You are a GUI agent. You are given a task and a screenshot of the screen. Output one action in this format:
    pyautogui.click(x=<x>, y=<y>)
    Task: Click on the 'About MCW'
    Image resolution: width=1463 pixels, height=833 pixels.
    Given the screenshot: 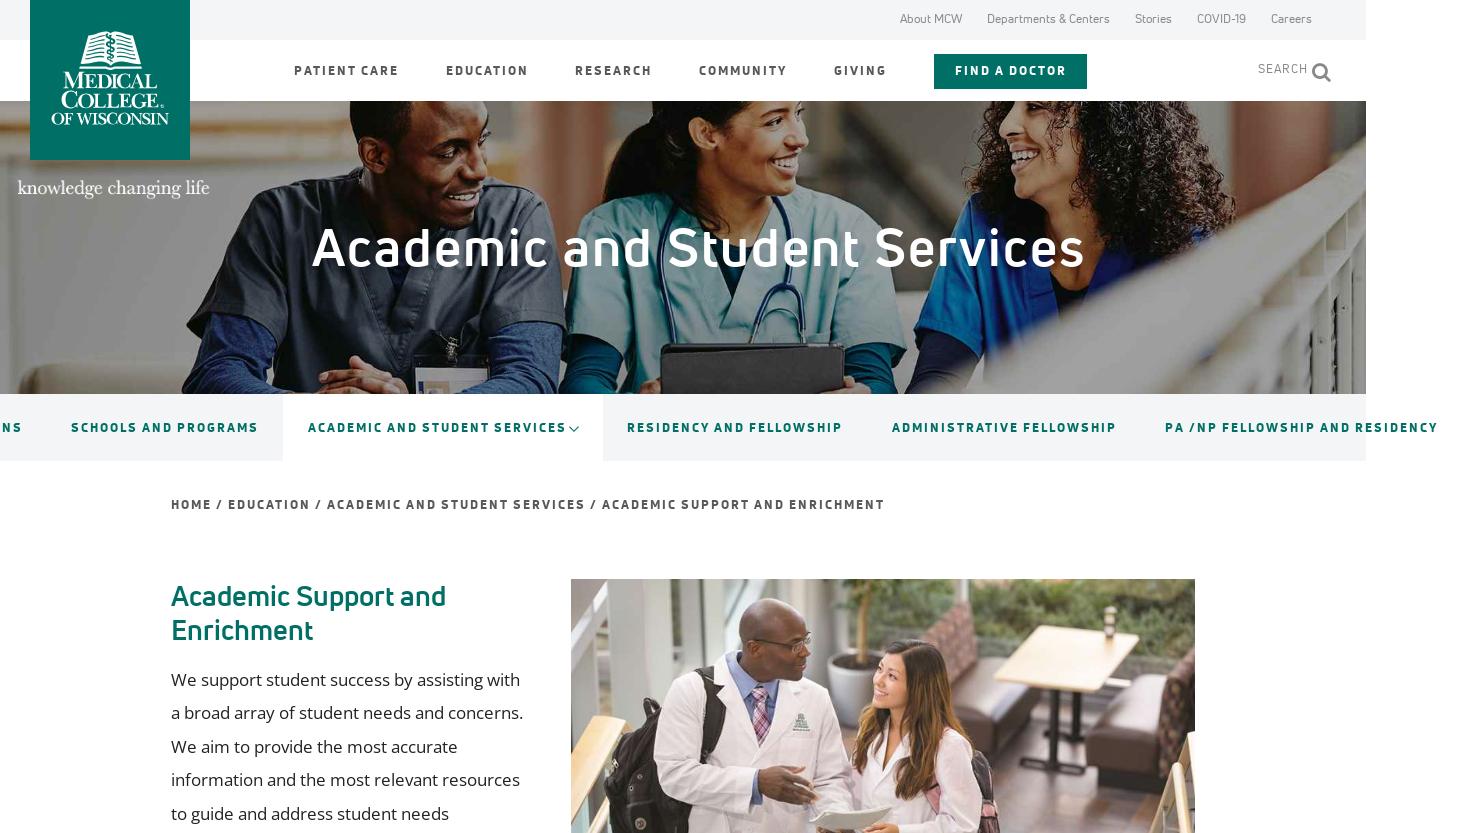 What is the action you would take?
    pyautogui.click(x=898, y=18)
    